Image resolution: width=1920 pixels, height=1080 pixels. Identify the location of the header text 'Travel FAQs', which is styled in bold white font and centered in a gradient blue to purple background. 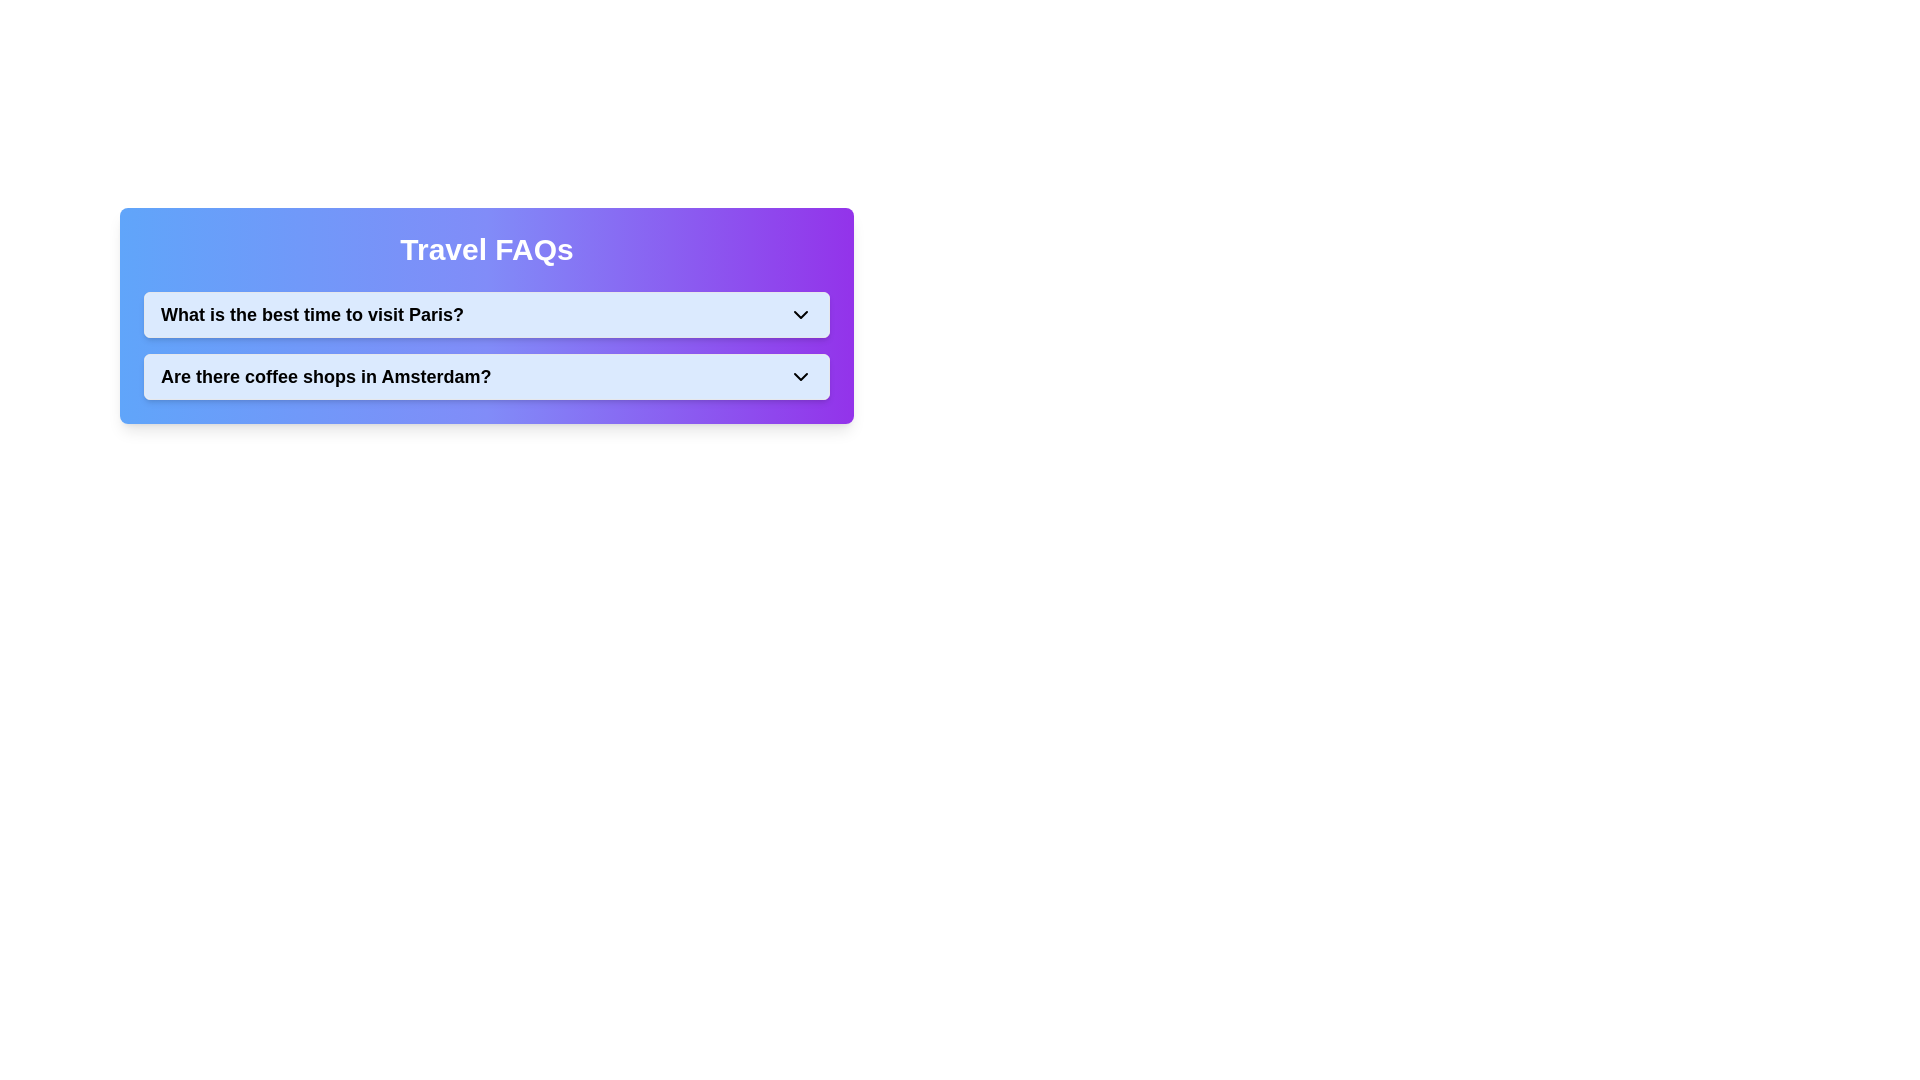
(486, 249).